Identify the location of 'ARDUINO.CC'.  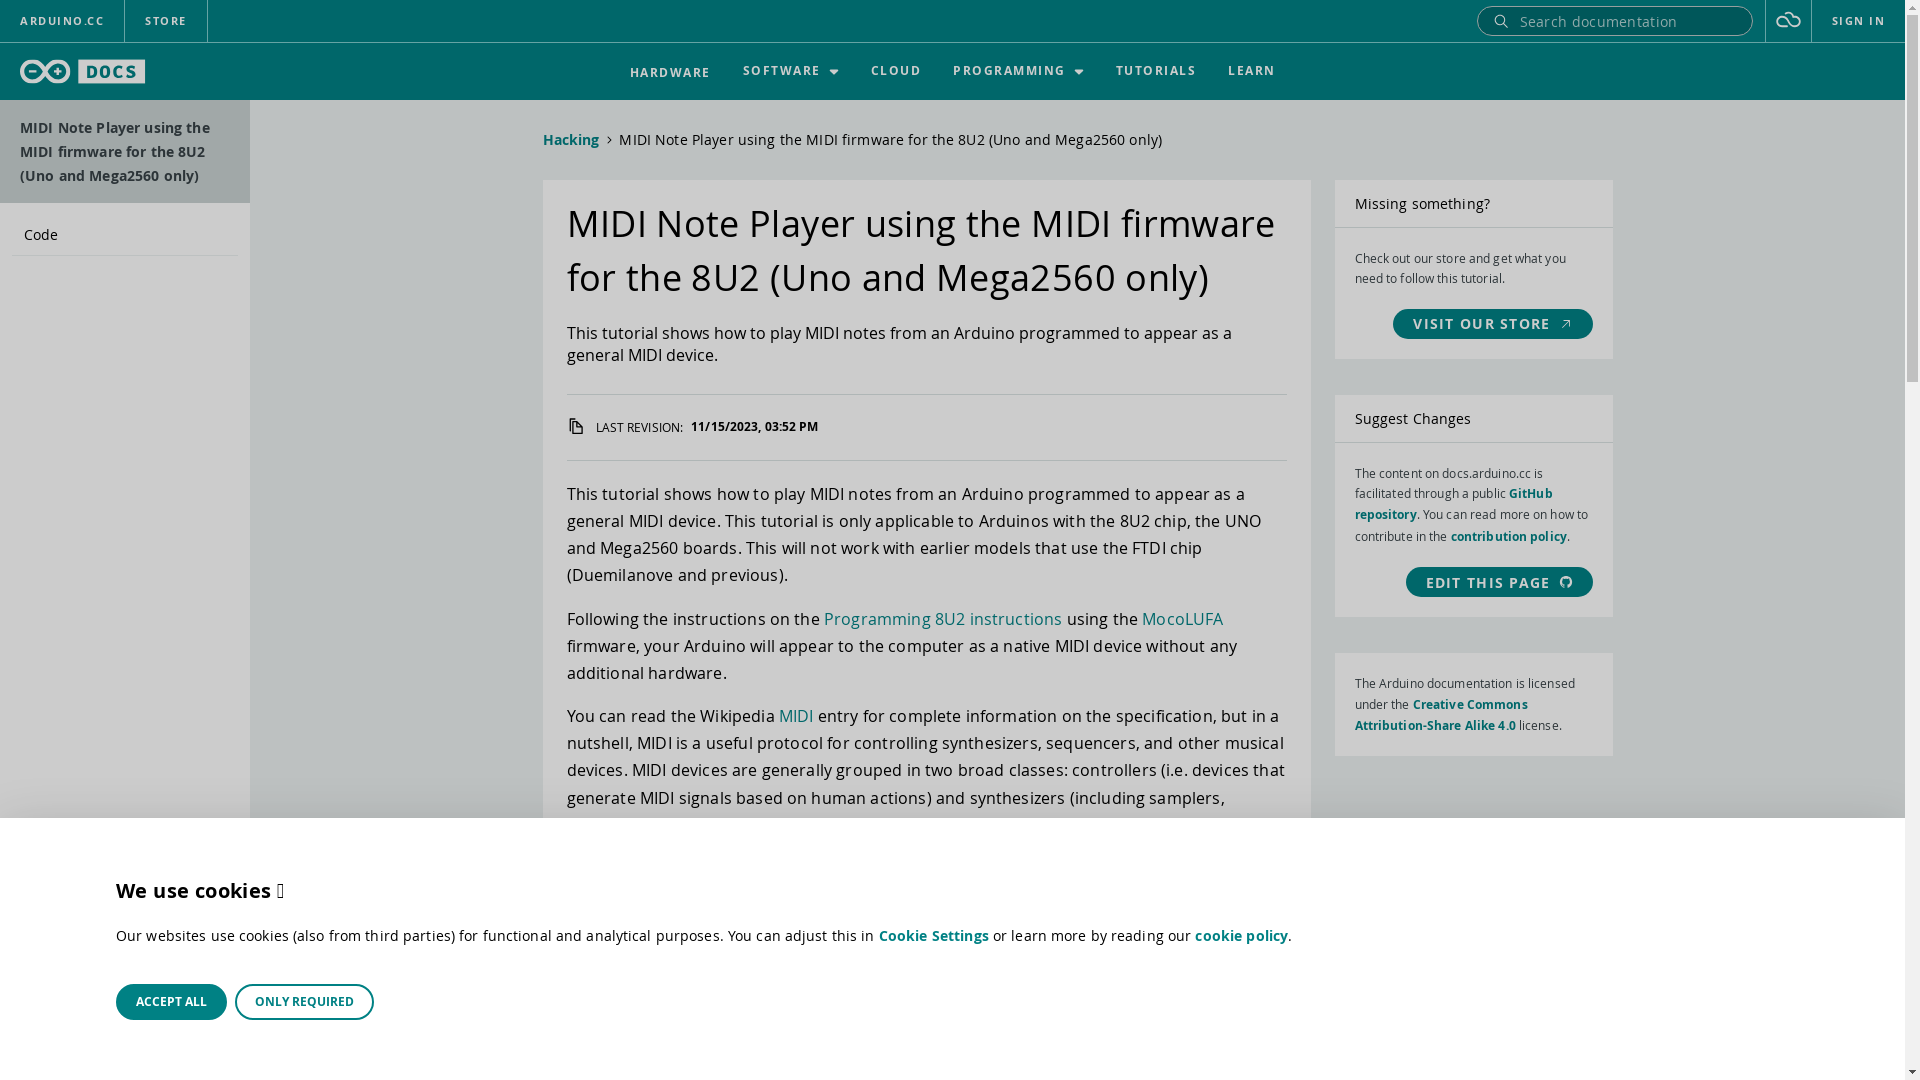
(0, 20).